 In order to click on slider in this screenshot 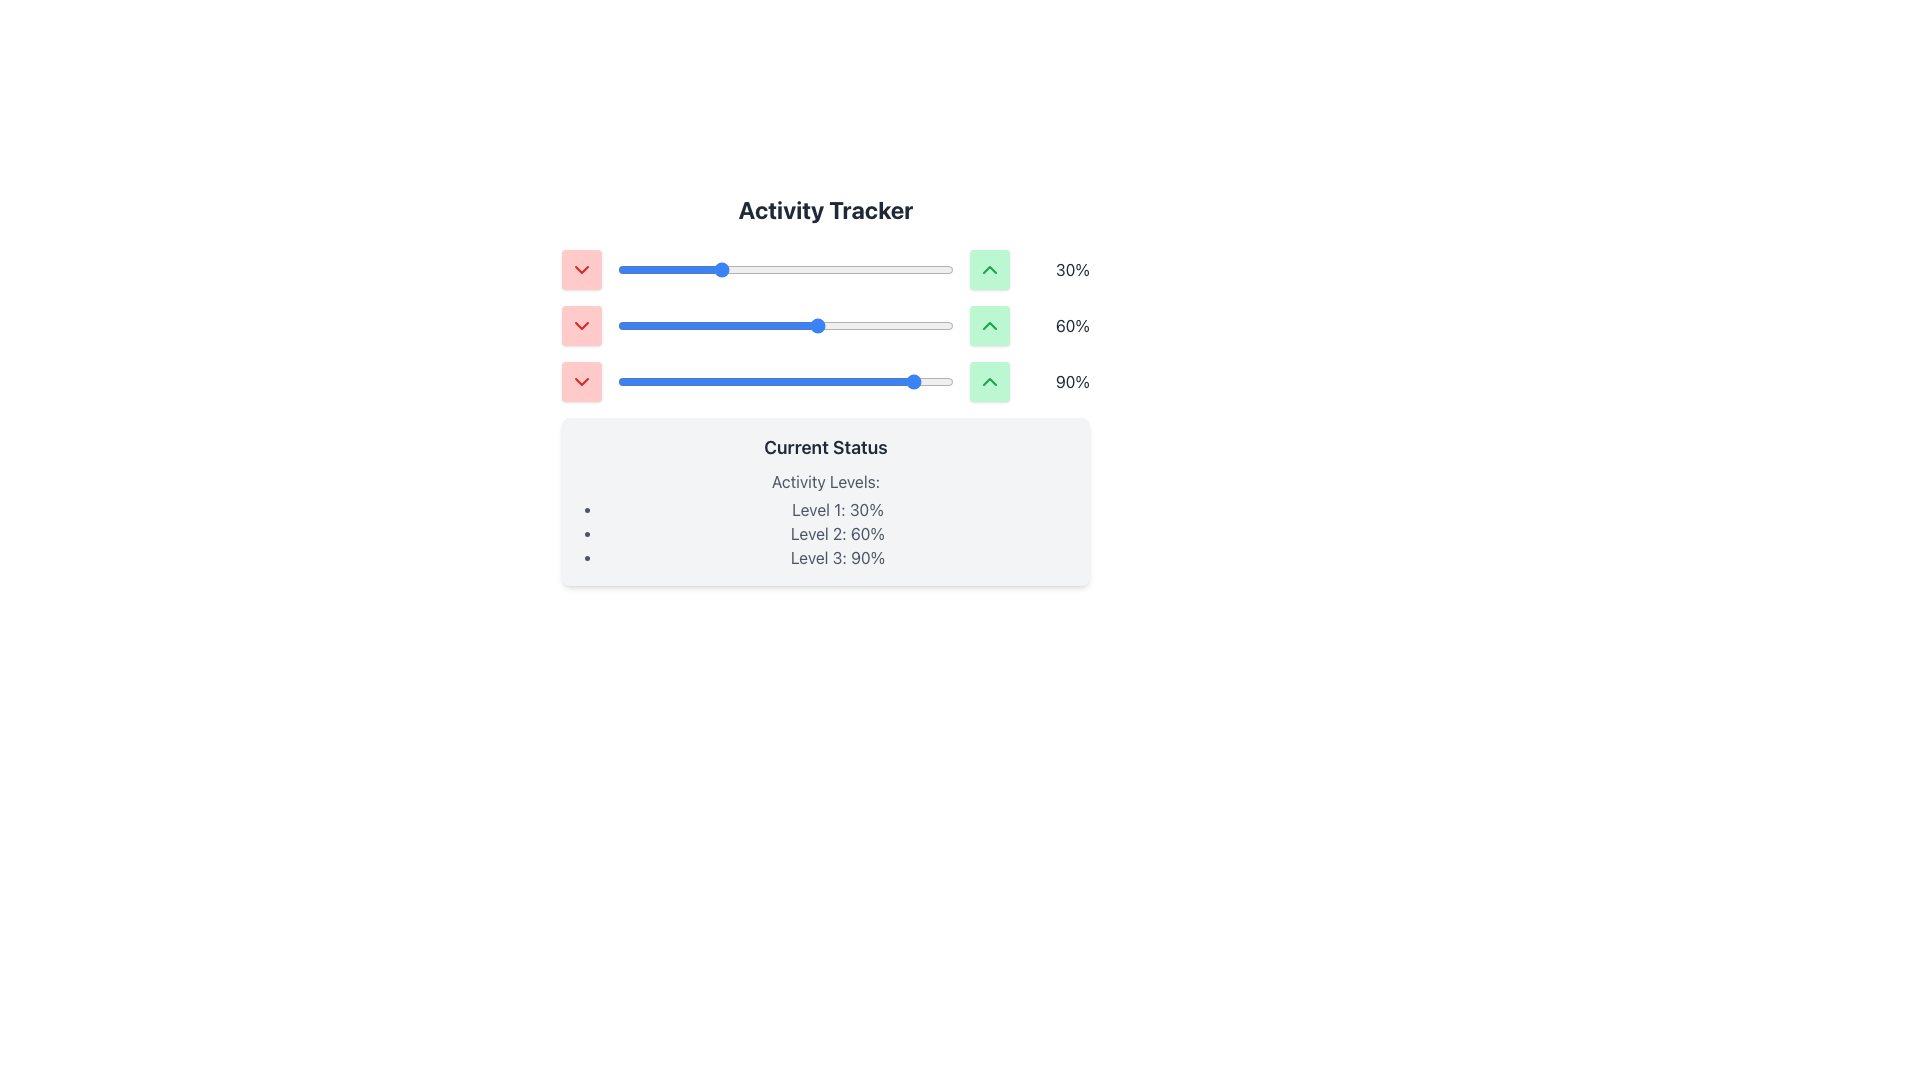, I will do `click(863, 270)`.